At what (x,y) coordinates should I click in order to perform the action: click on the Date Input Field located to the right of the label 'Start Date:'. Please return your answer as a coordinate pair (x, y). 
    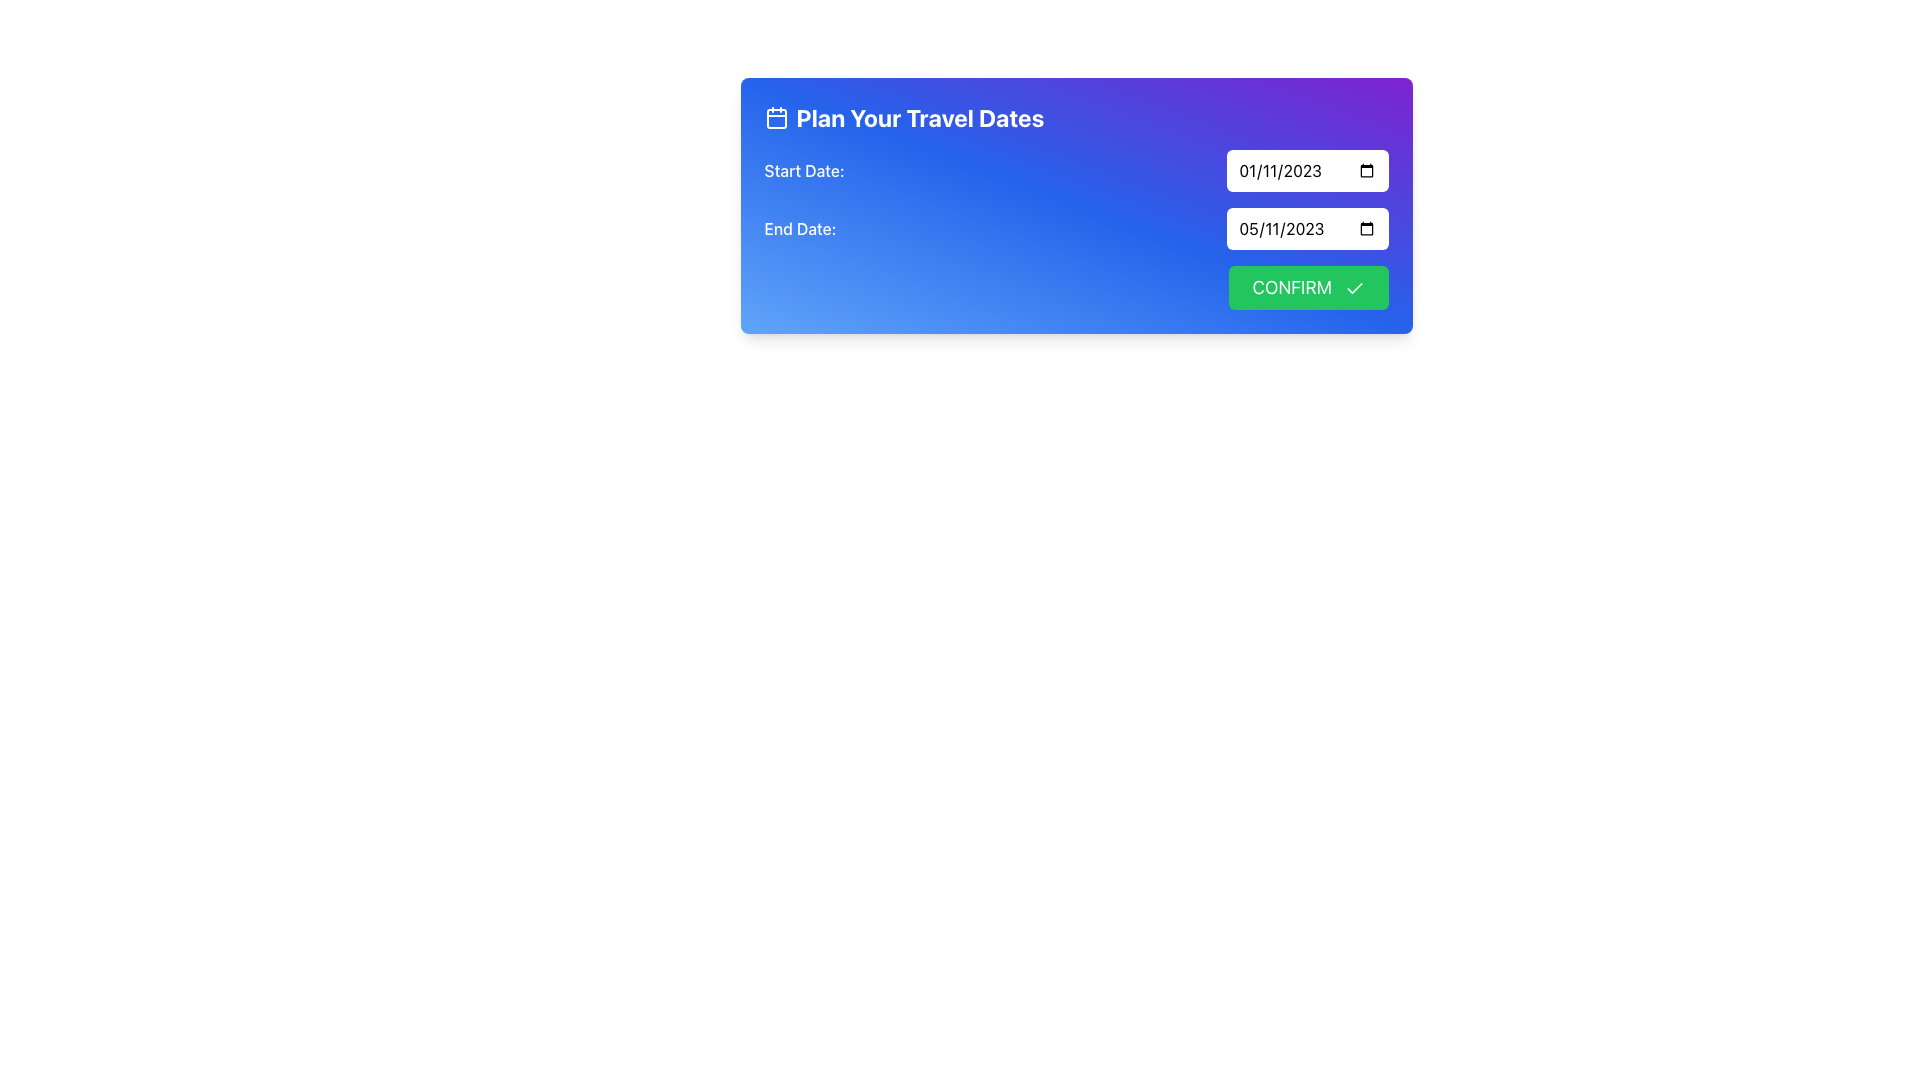
    Looking at the image, I should click on (1307, 169).